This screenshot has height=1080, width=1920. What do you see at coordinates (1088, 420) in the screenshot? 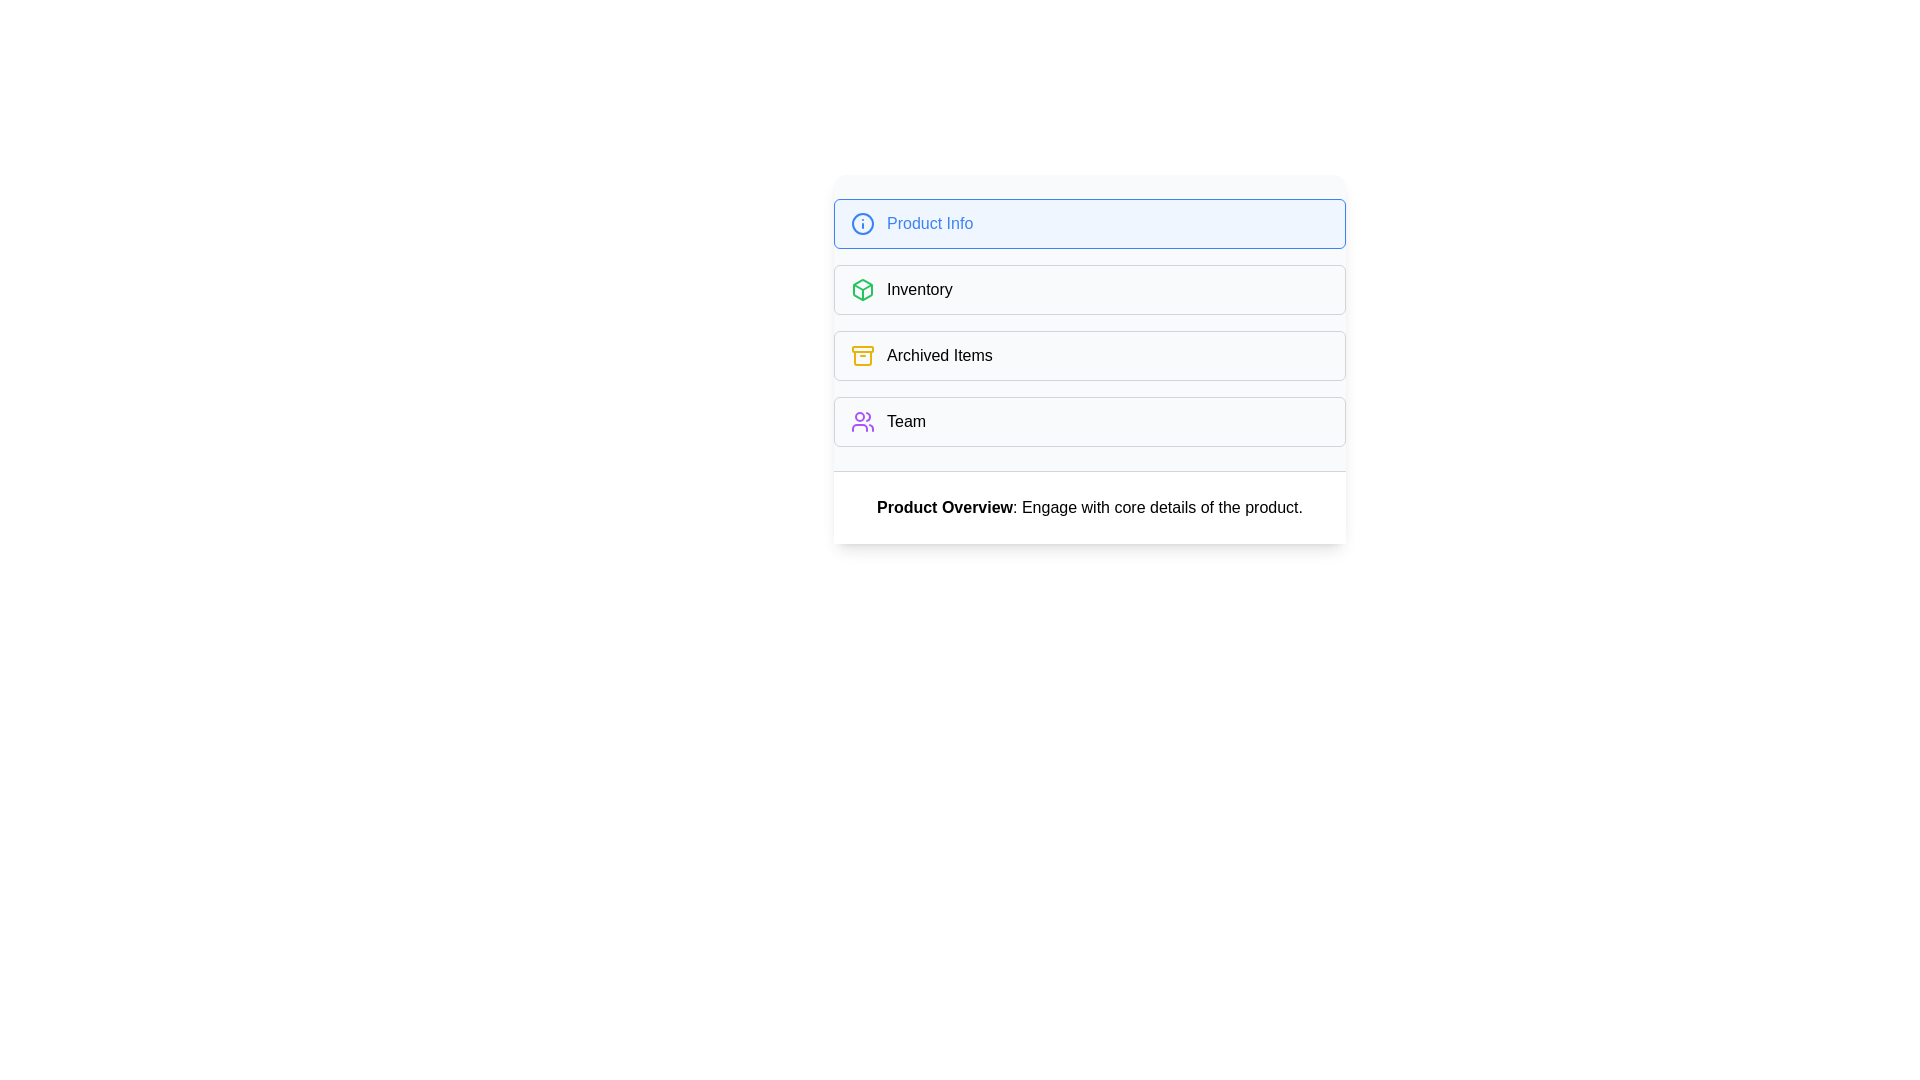
I see `the tab titled Team by clicking on its title` at bounding box center [1088, 420].